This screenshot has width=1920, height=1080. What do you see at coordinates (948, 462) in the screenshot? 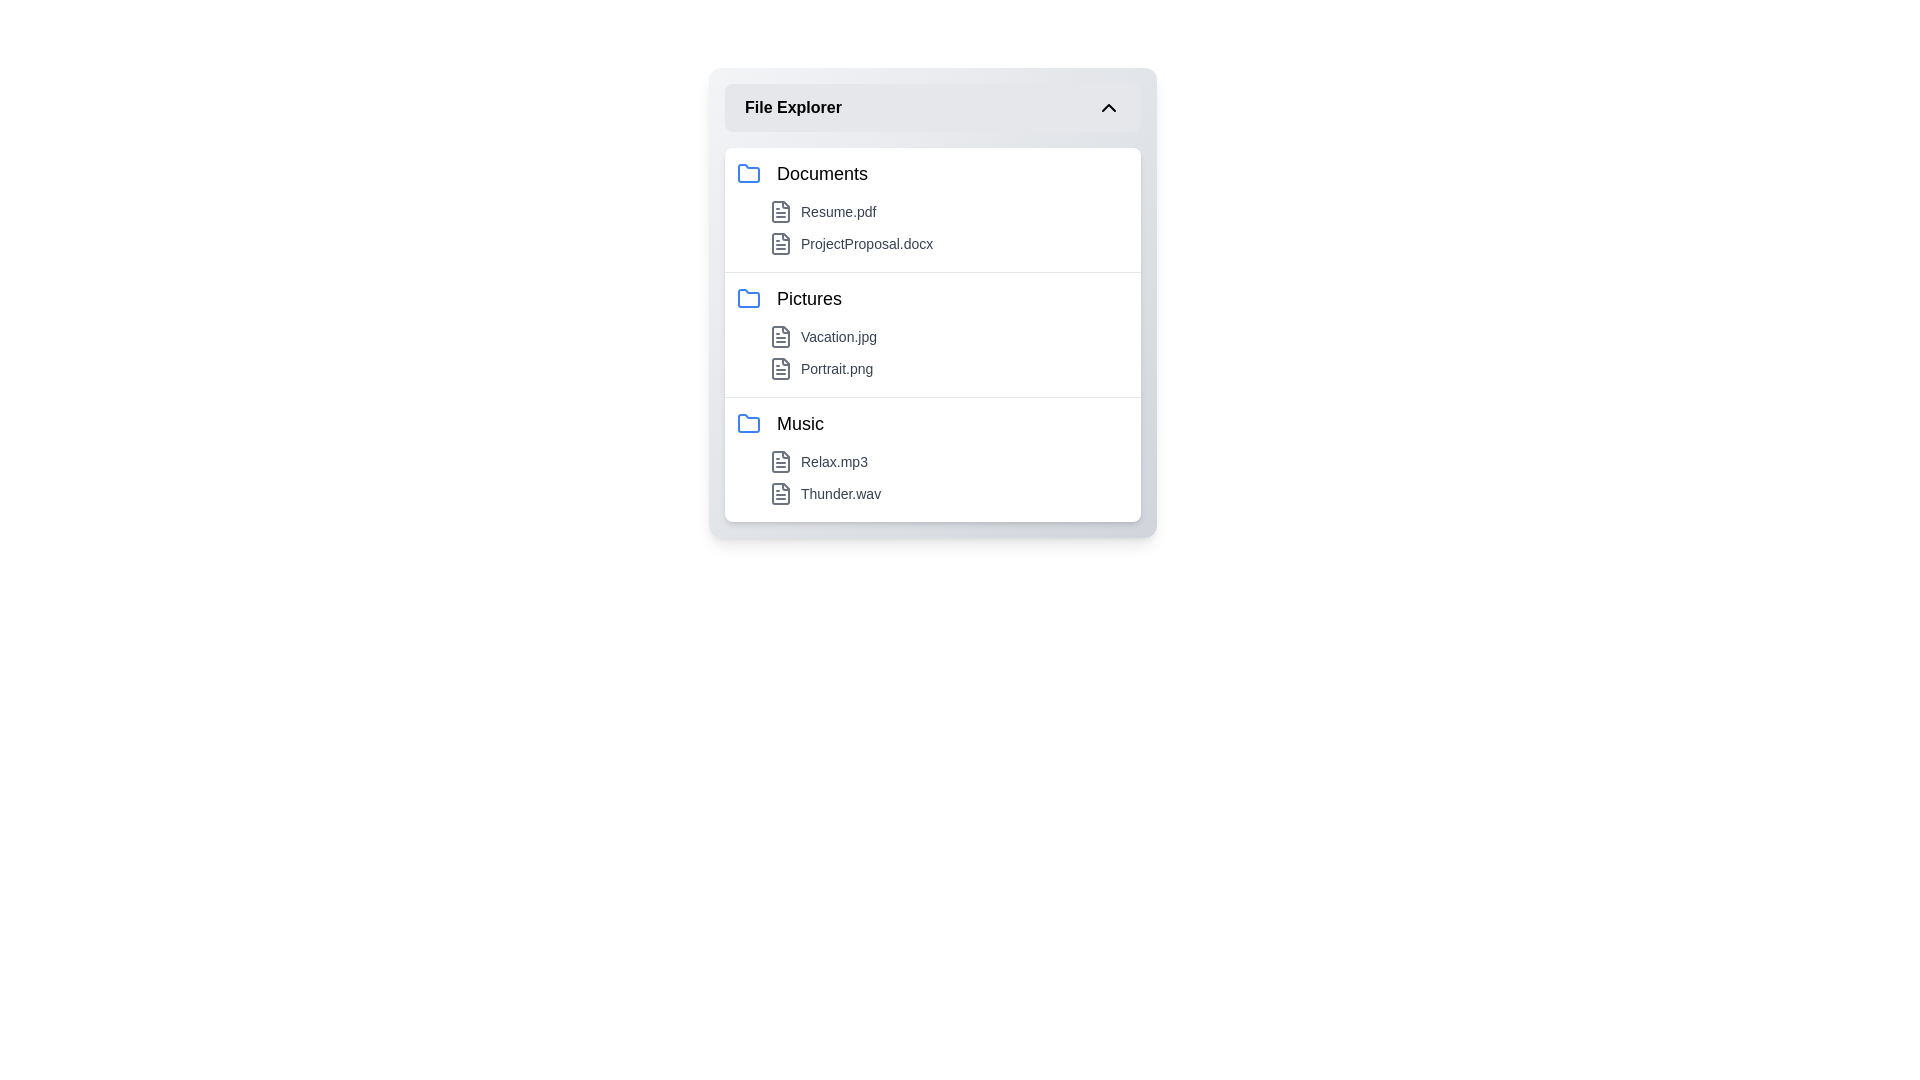
I see `the file named Relax.mp3 to open it` at bounding box center [948, 462].